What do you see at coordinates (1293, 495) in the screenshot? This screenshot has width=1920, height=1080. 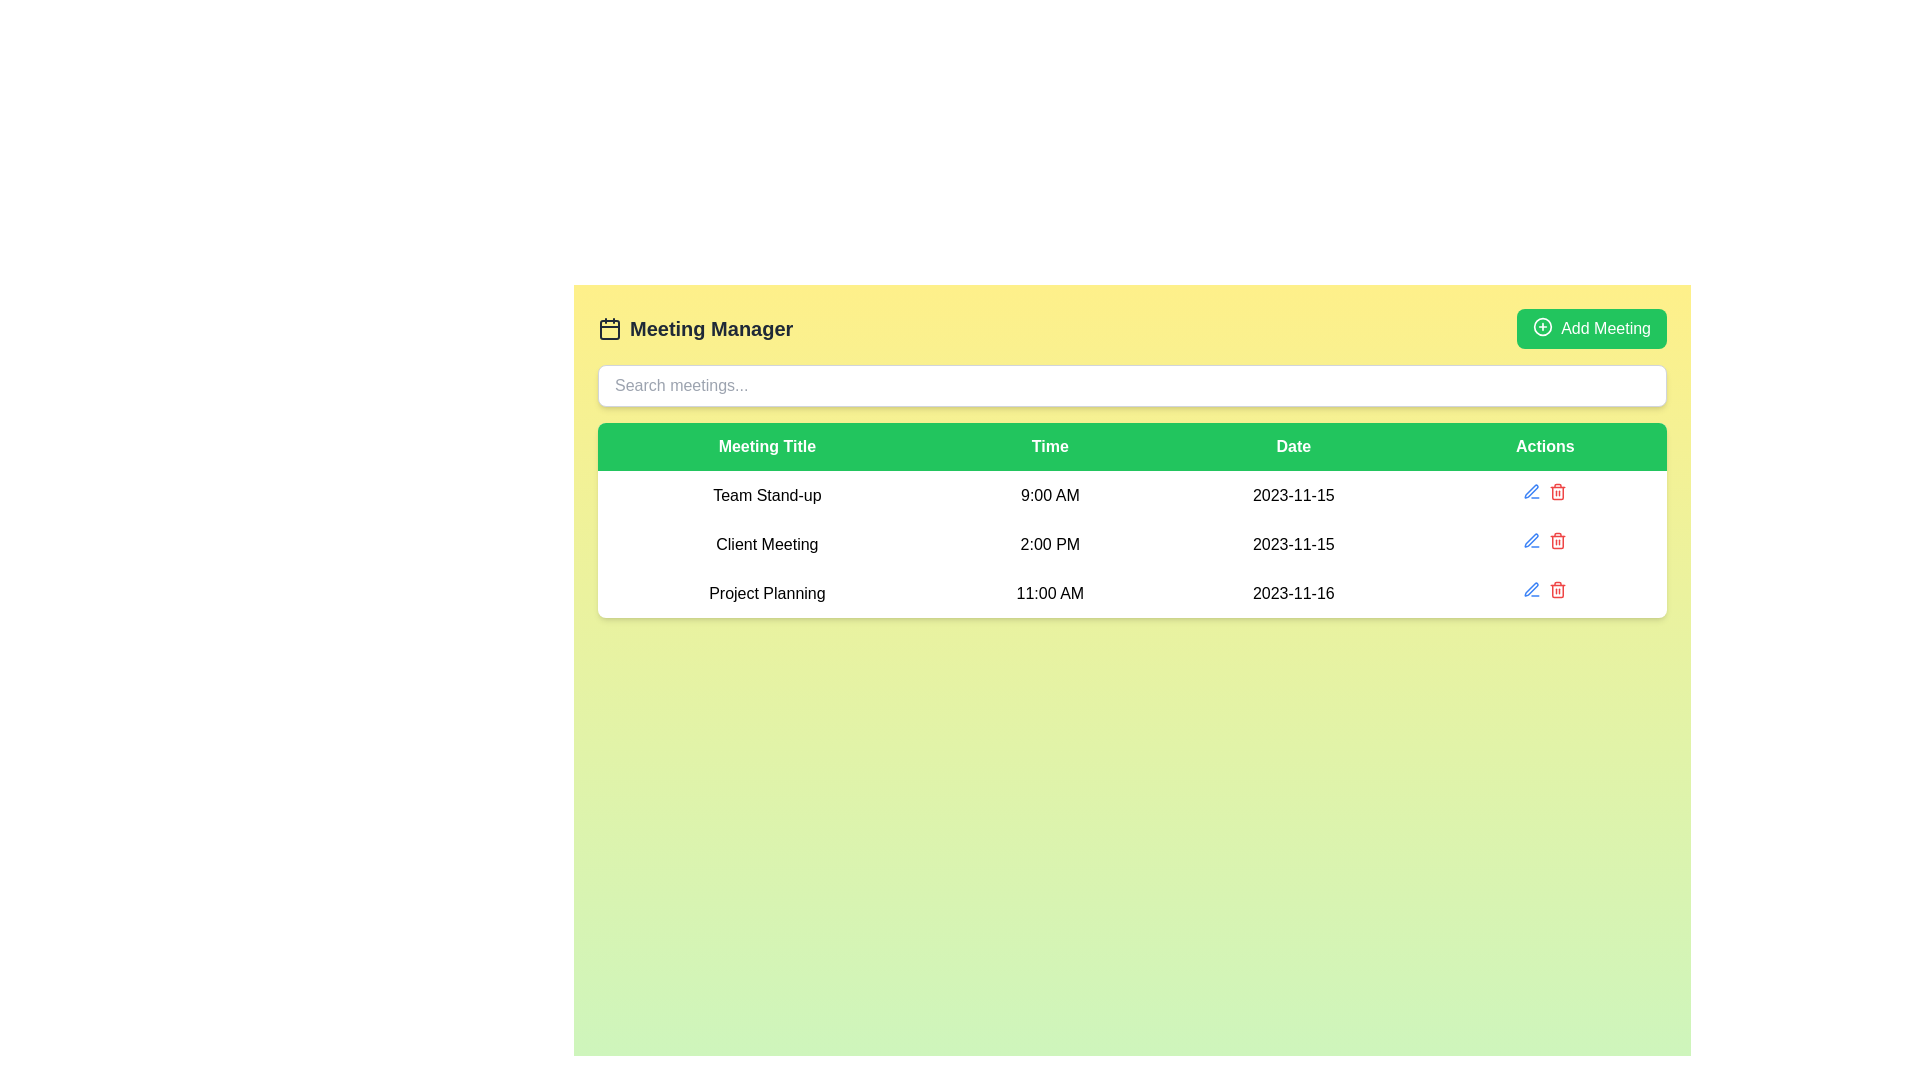 I see `the static text element displaying the date '2023-11-15' in the meeting schedule table under the 'Date' column` at bounding box center [1293, 495].